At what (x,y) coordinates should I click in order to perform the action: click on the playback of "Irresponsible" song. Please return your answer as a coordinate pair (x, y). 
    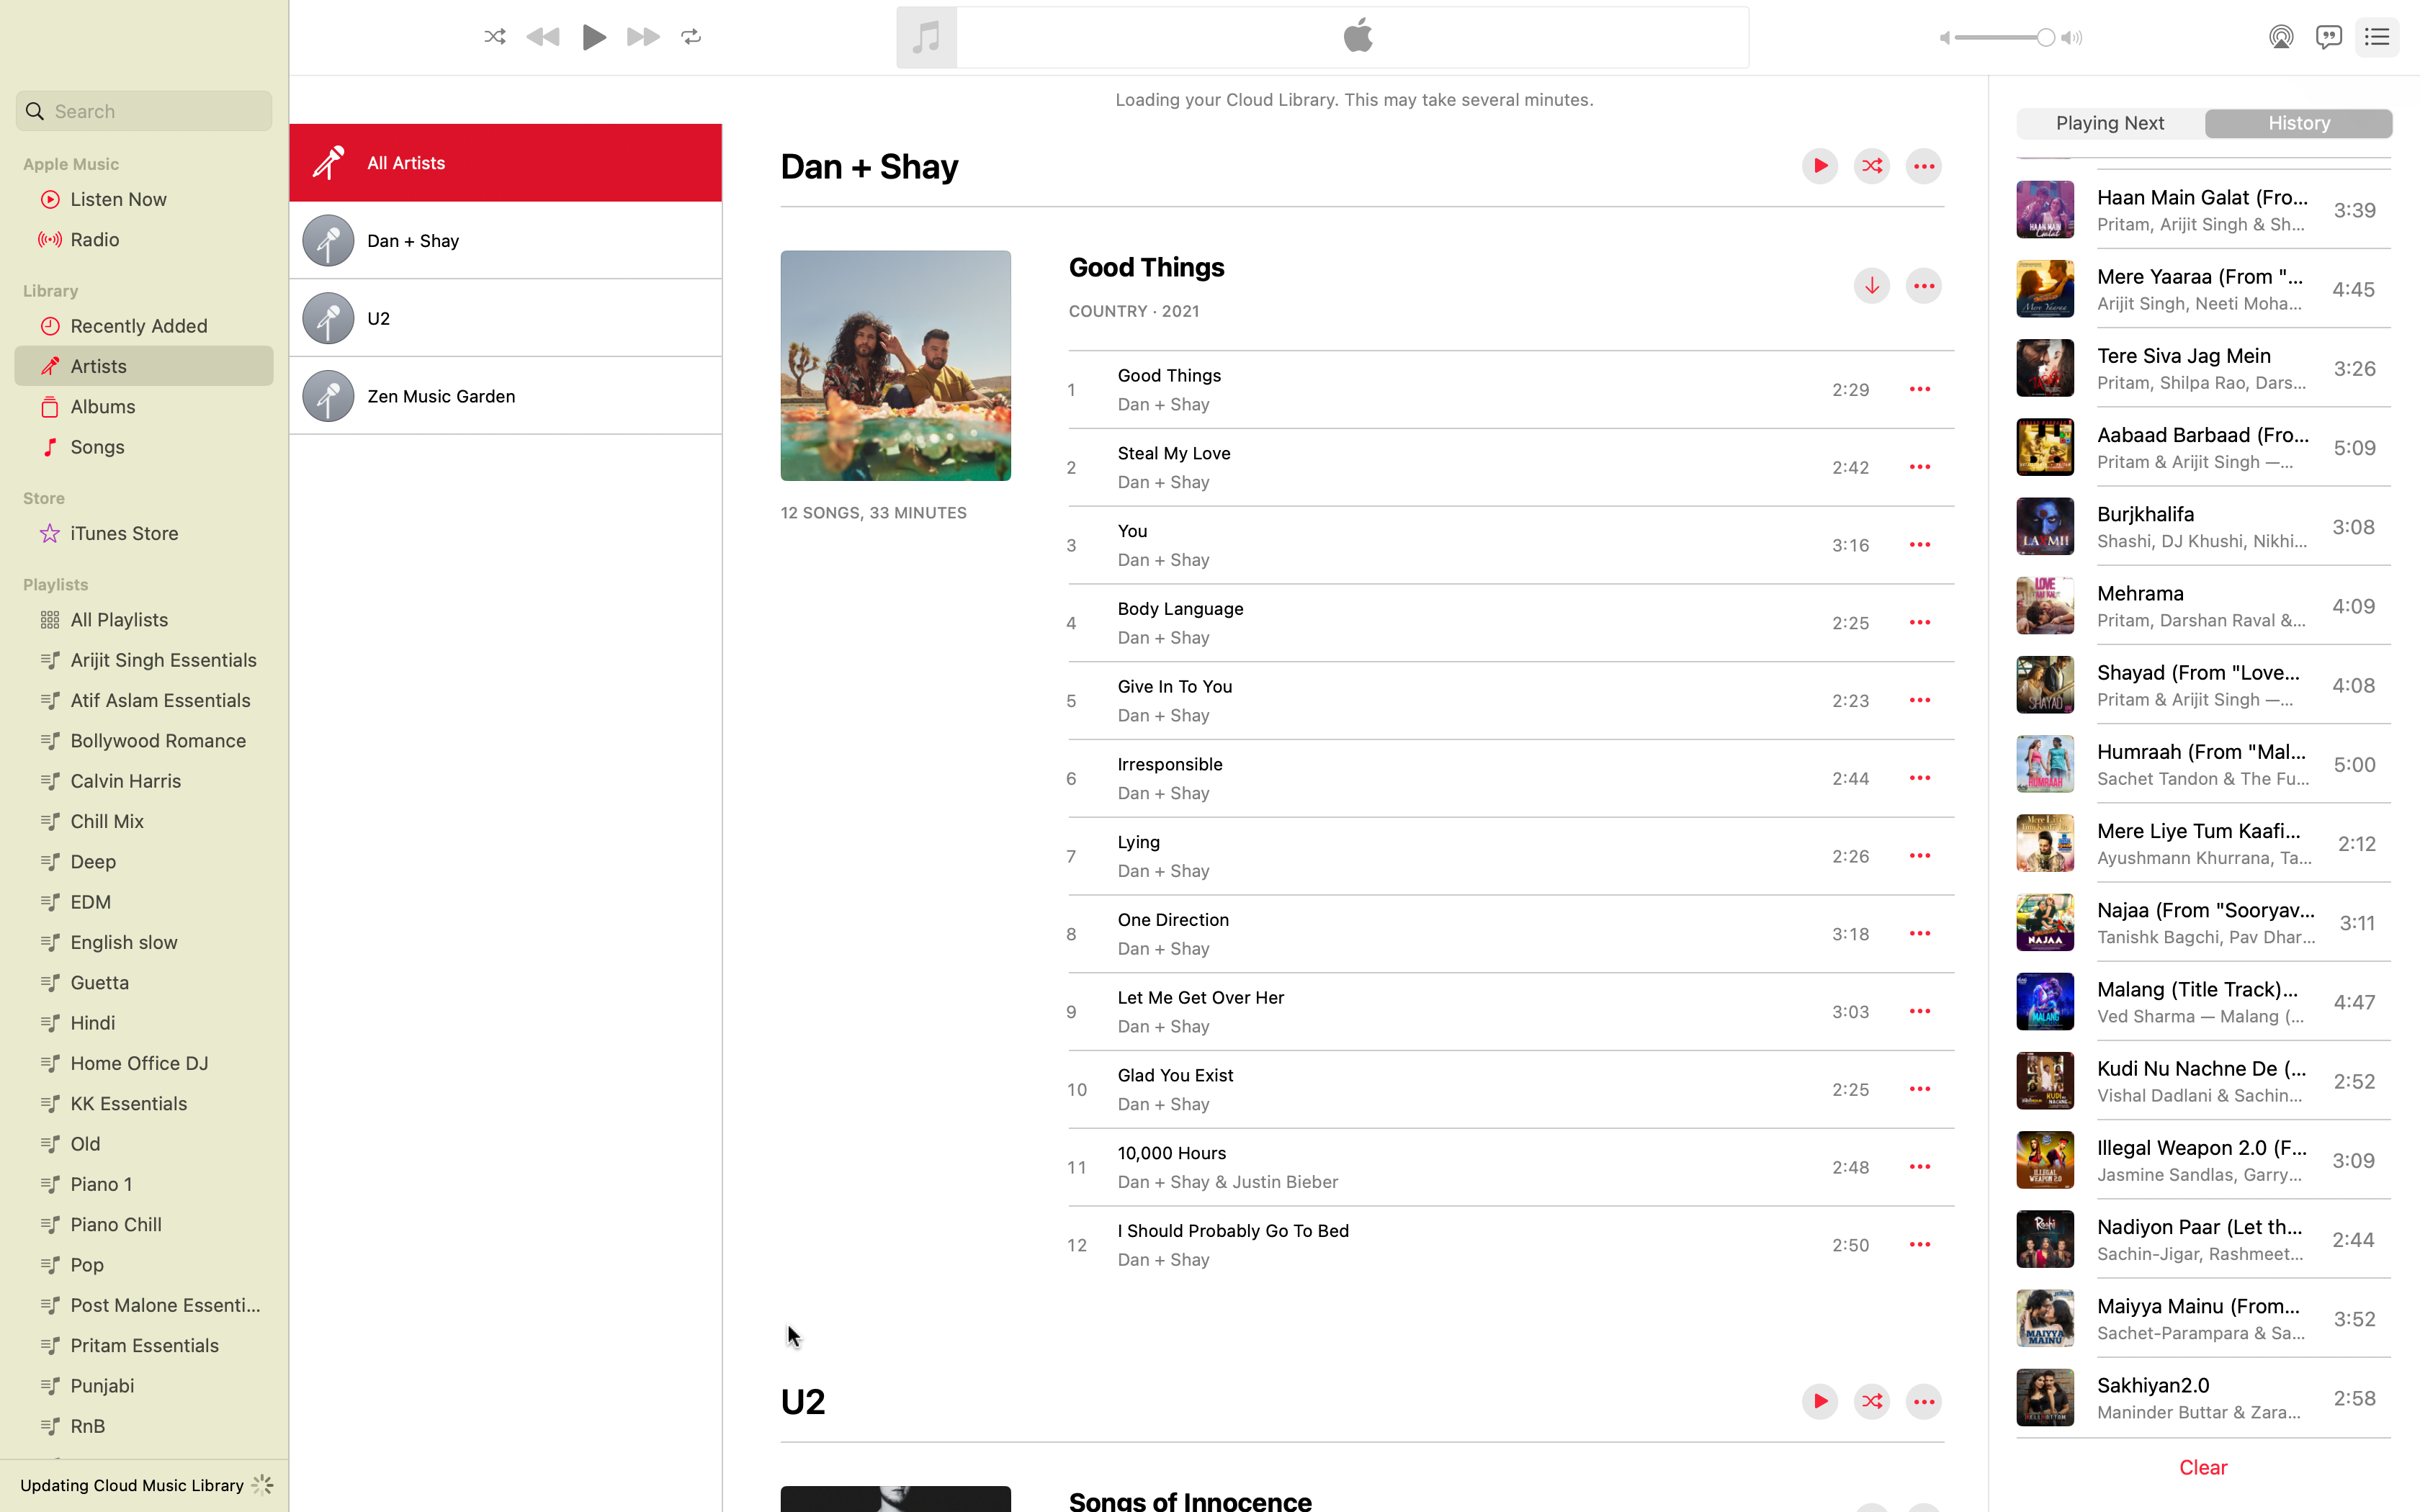
    Looking at the image, I should click on (1465, 777).